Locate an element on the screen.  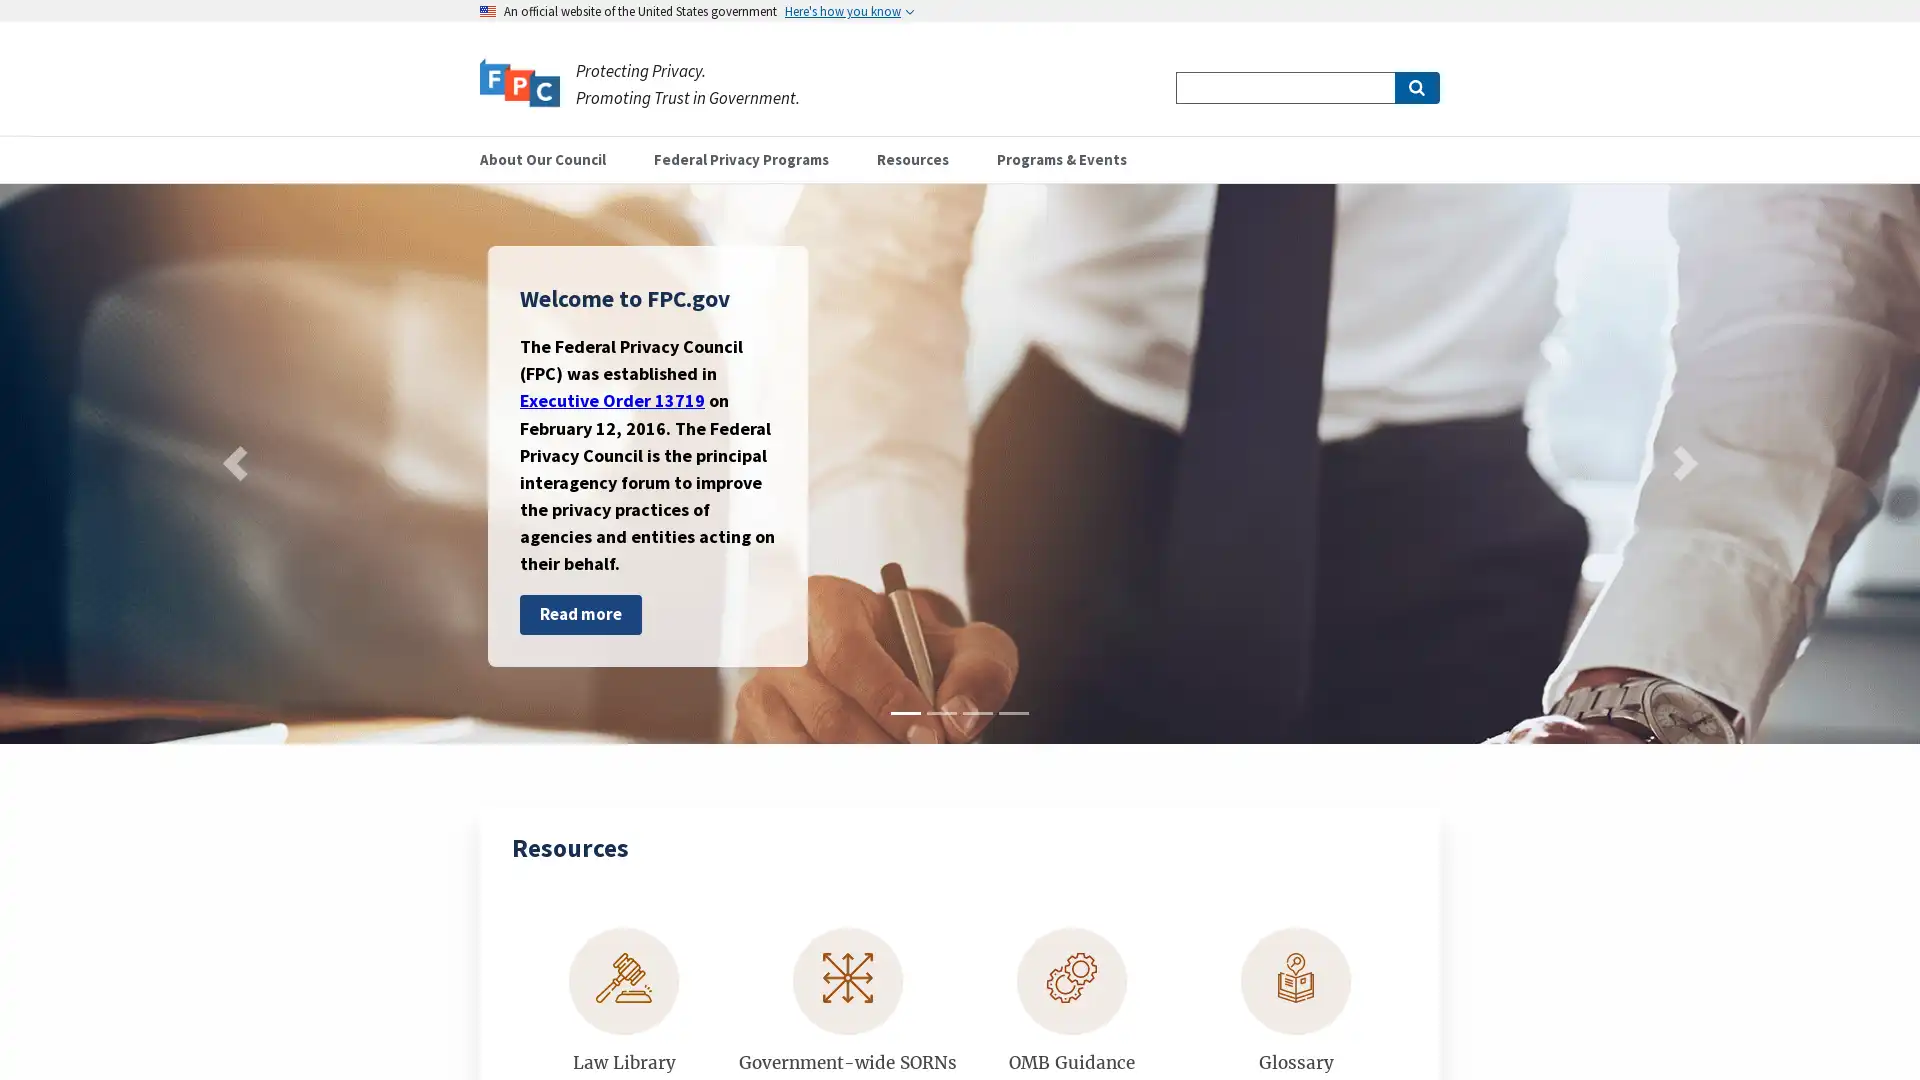
Resources is located at coordinates (920, 158).